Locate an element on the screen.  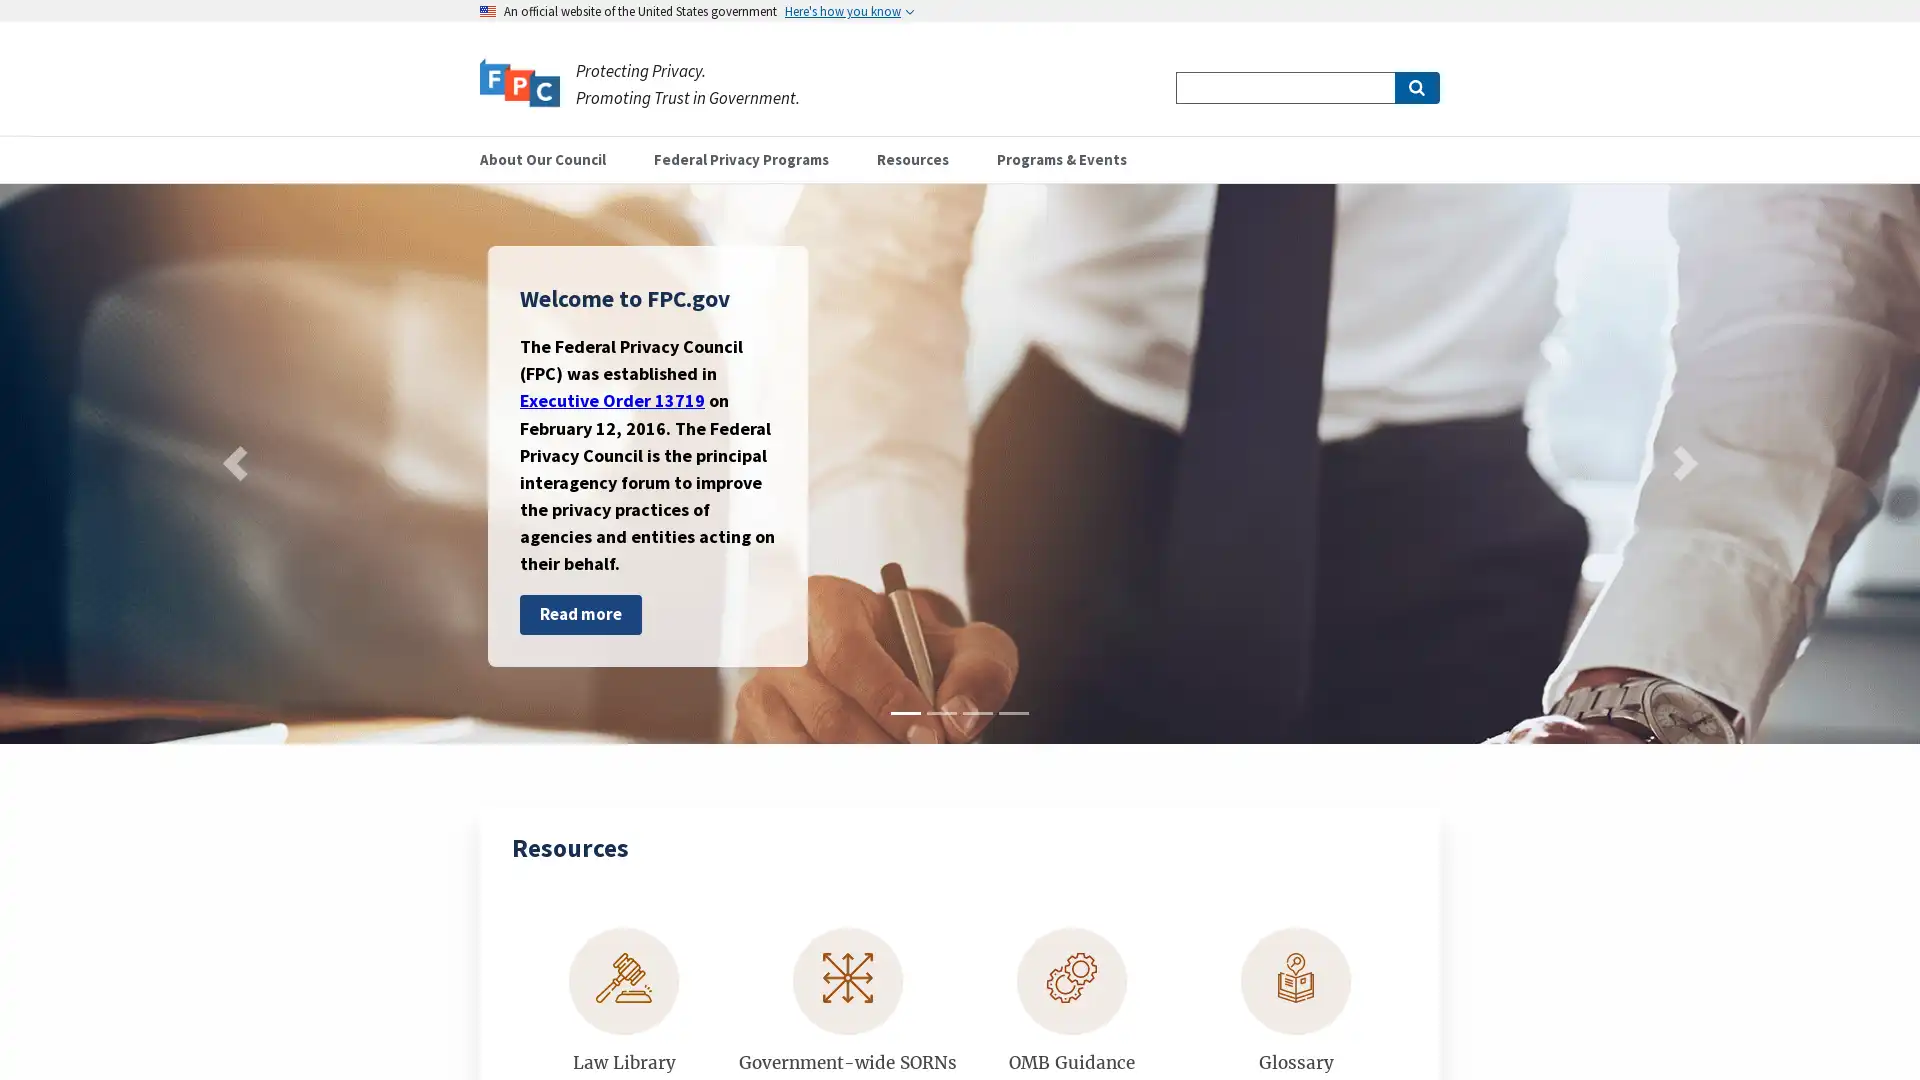
Resources is located at coordinates (920, 158).